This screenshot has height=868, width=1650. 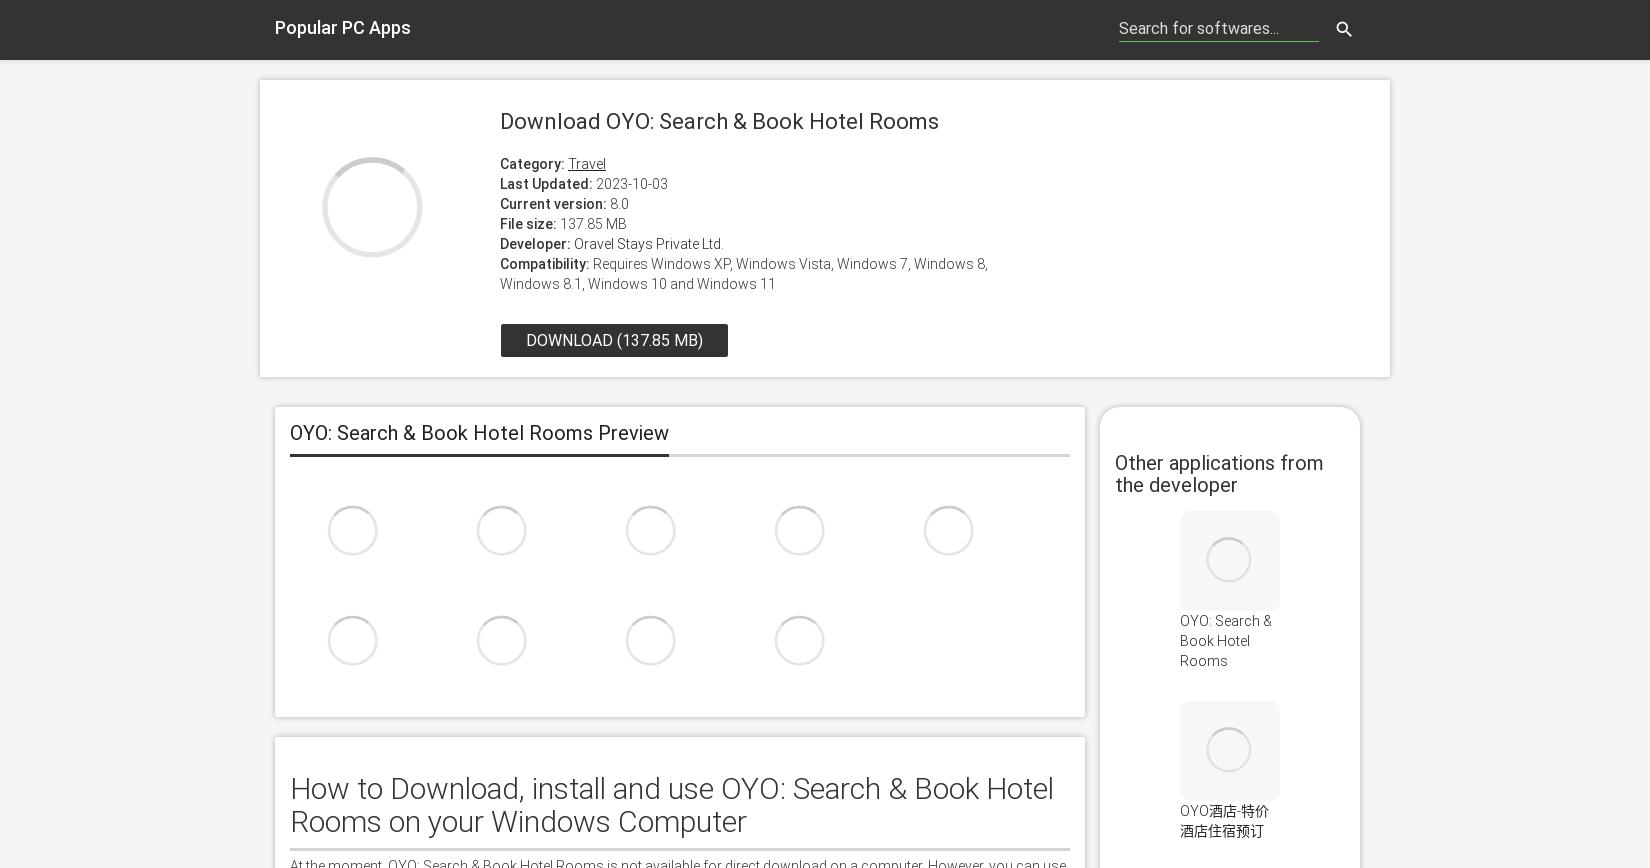 I want to click on 'Category:', so click(x=531, y=163).